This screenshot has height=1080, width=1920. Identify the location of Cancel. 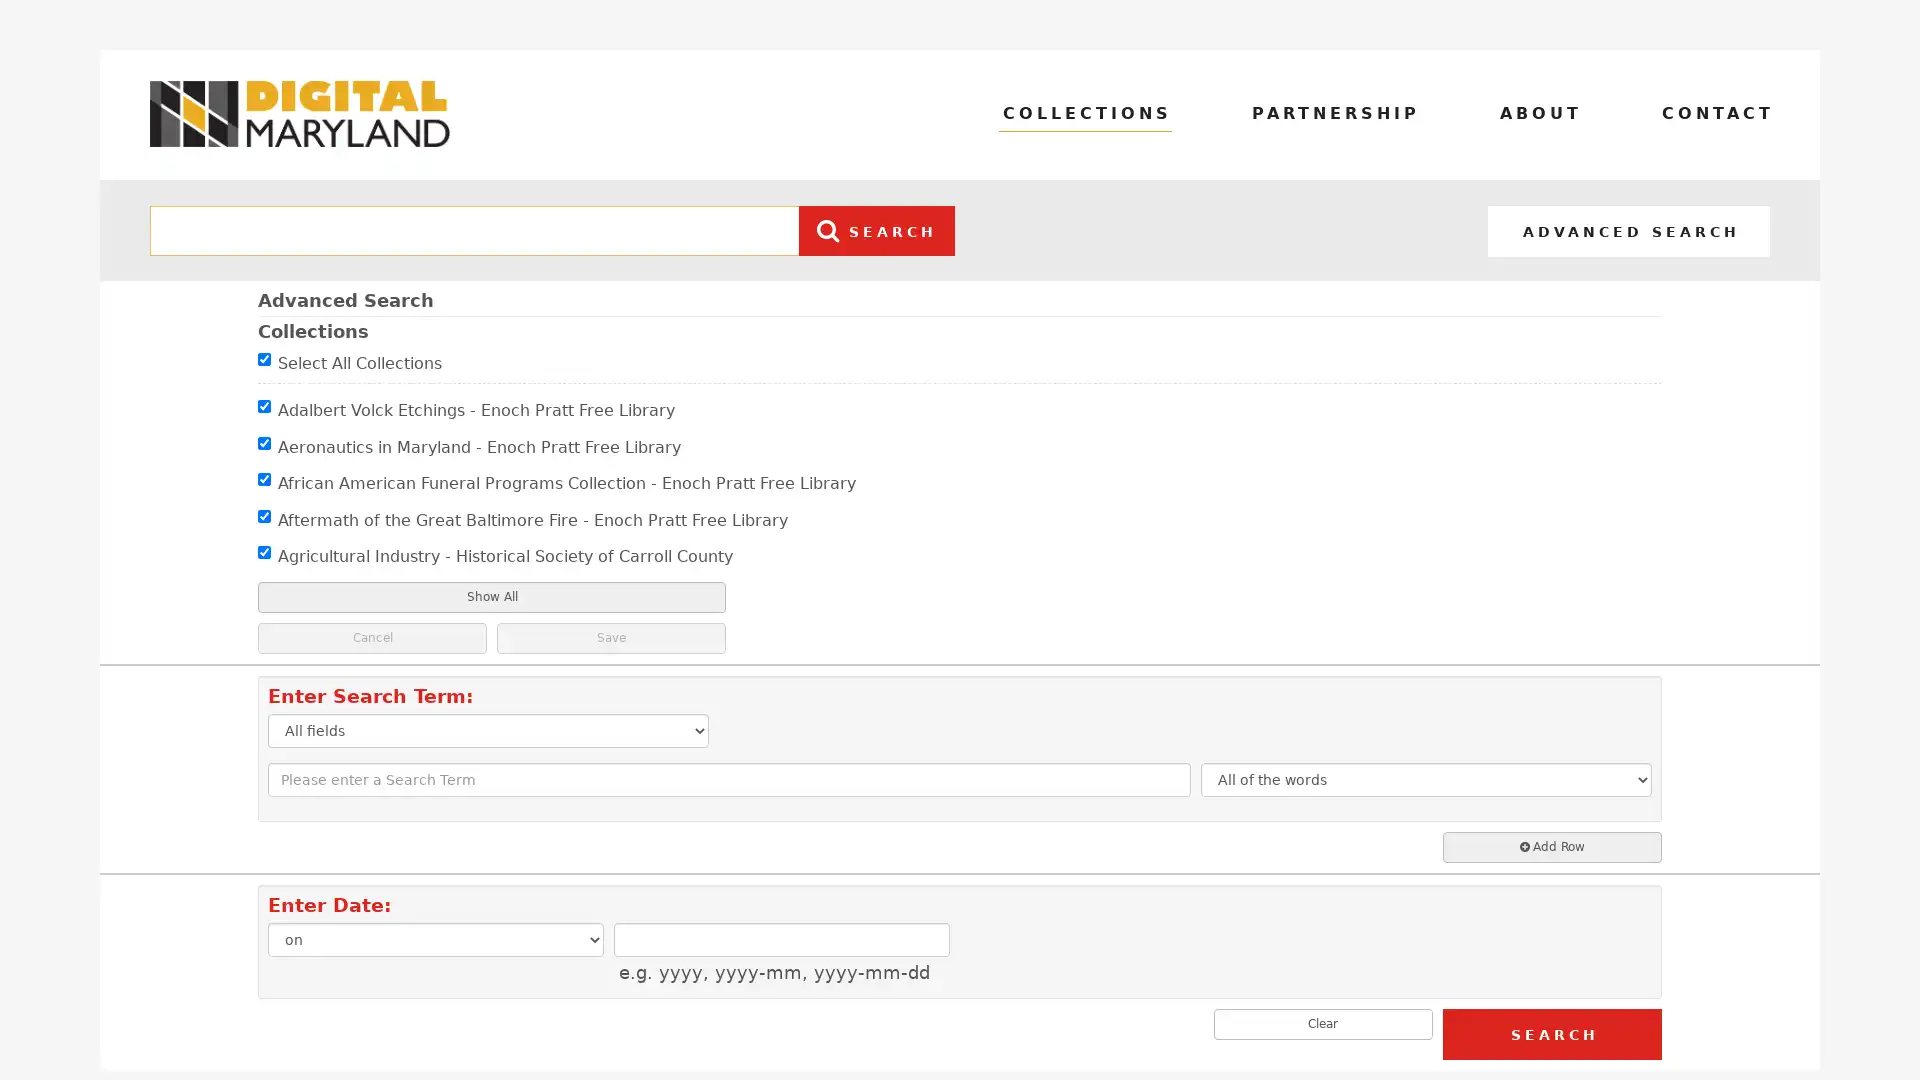
(372, 637).